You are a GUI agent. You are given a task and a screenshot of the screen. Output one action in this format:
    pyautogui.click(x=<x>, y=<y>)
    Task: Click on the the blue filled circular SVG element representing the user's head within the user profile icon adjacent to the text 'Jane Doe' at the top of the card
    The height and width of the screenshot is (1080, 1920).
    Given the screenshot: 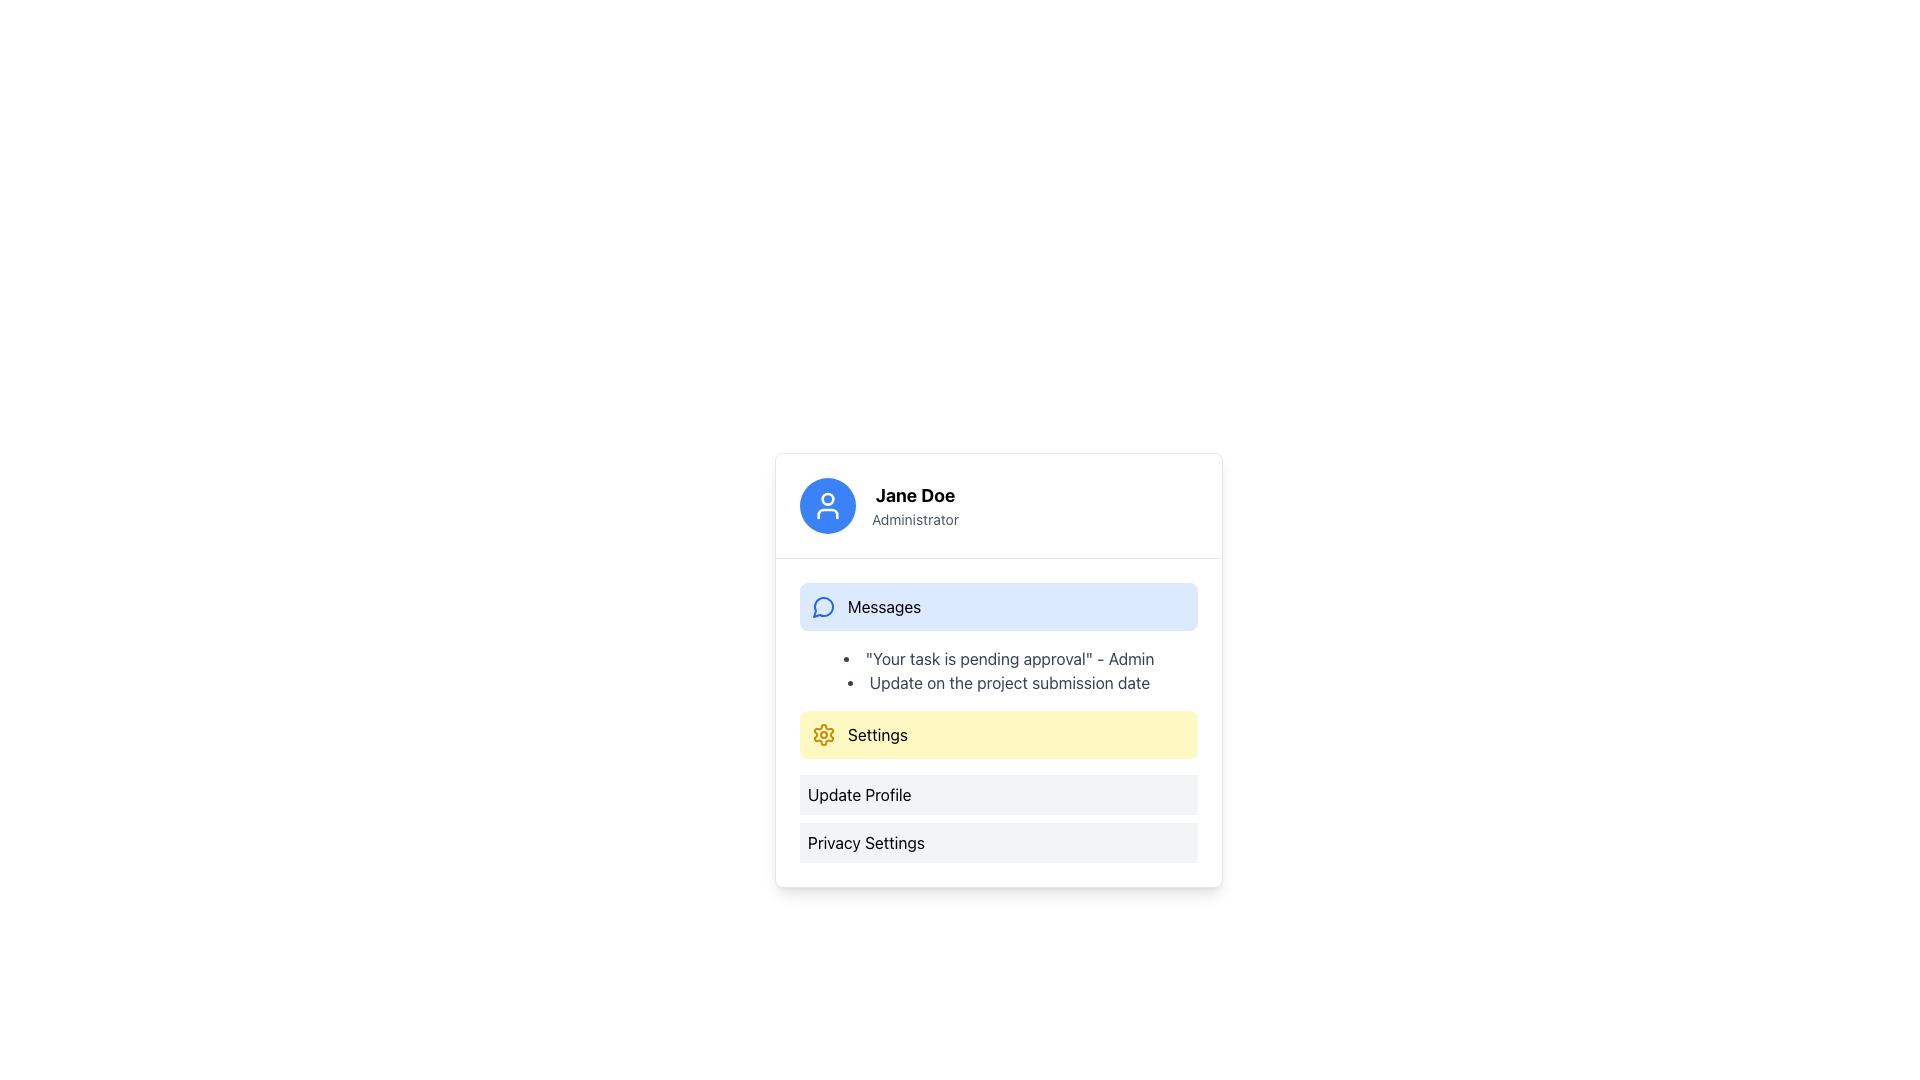 What is the action you would take?
    pyautogui.click(x=828, y=497)
    